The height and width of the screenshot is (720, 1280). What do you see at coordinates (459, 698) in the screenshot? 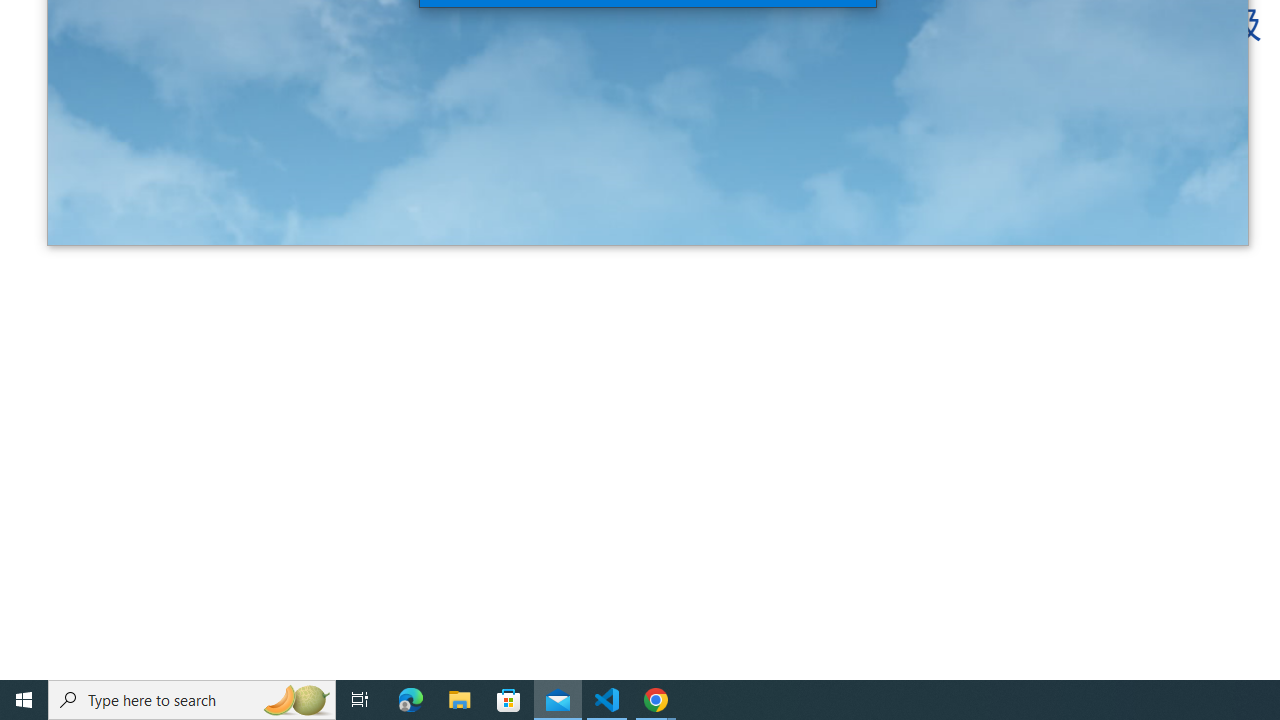
I see `'File Explorer'` at bounding box center [459, 698].